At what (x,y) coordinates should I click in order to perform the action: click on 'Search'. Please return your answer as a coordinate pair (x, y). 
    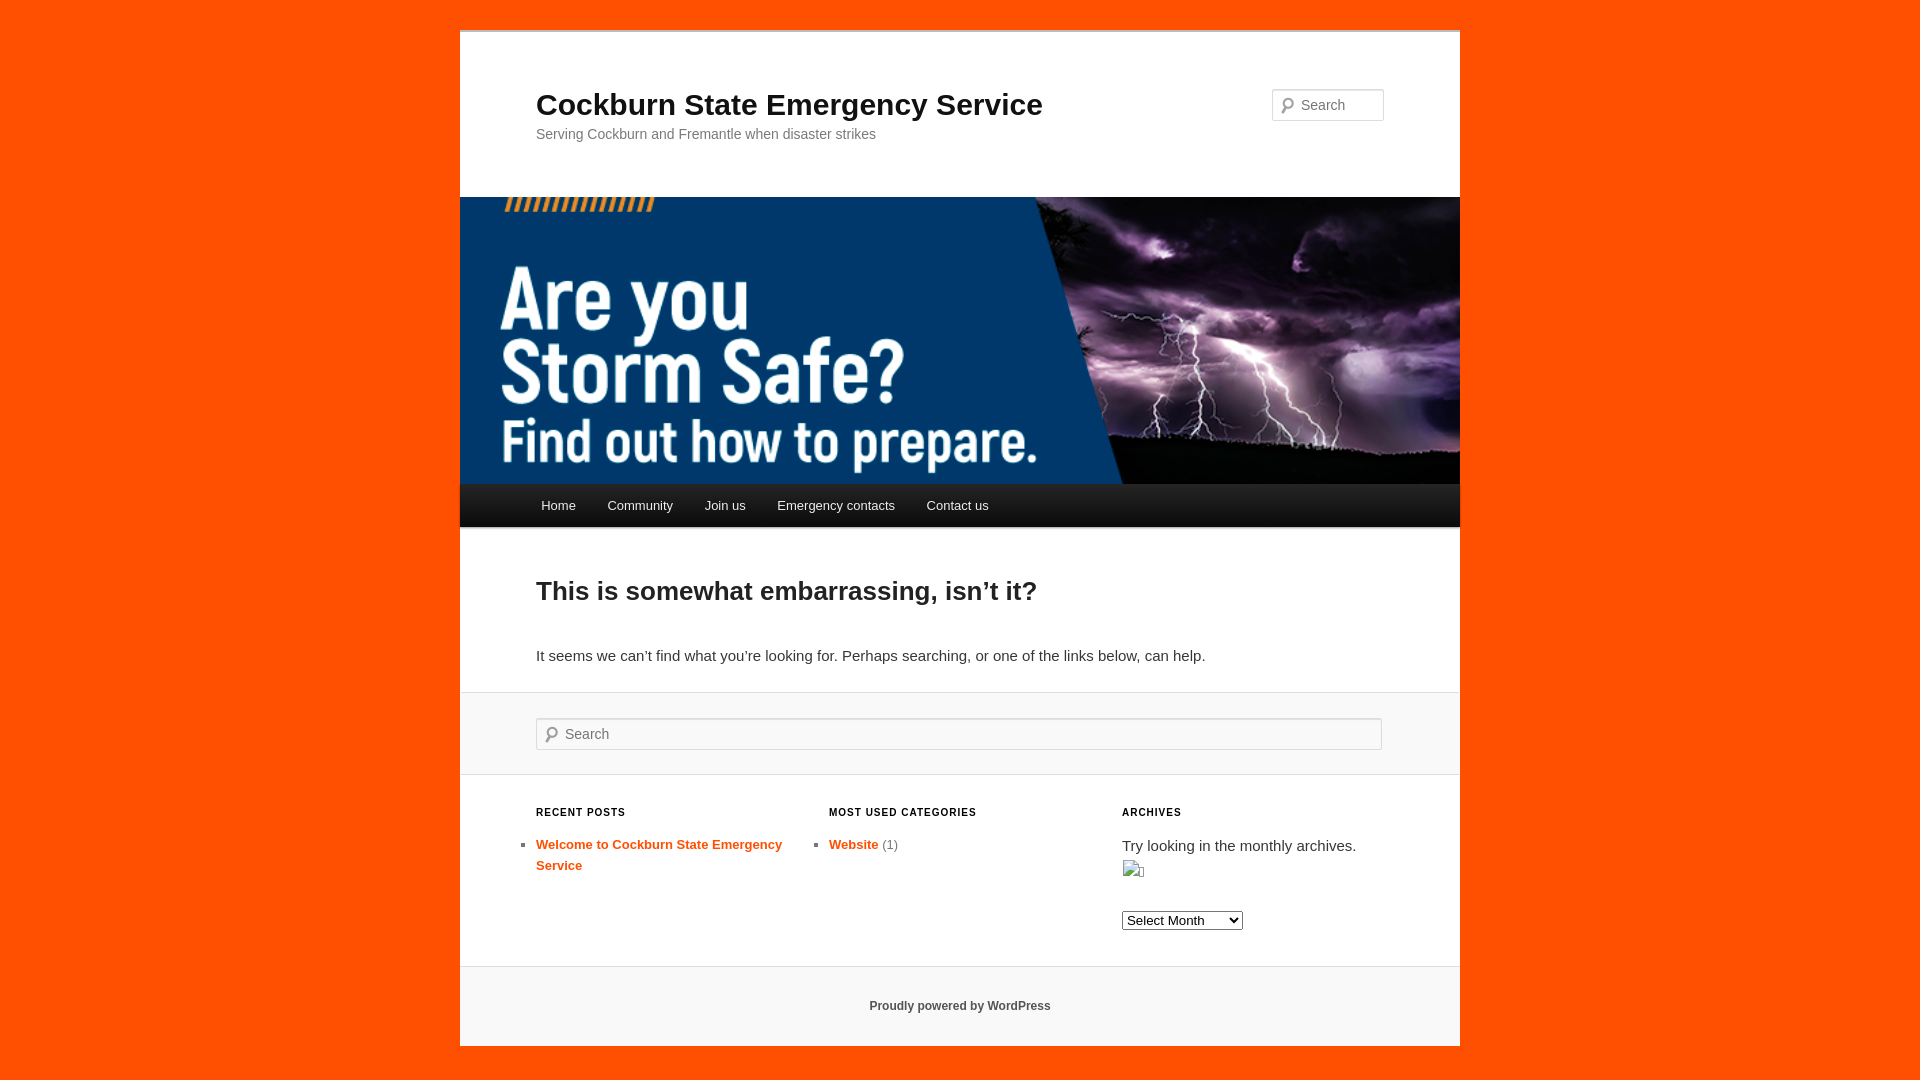
    Looking at the image, I should click on (0, 11).